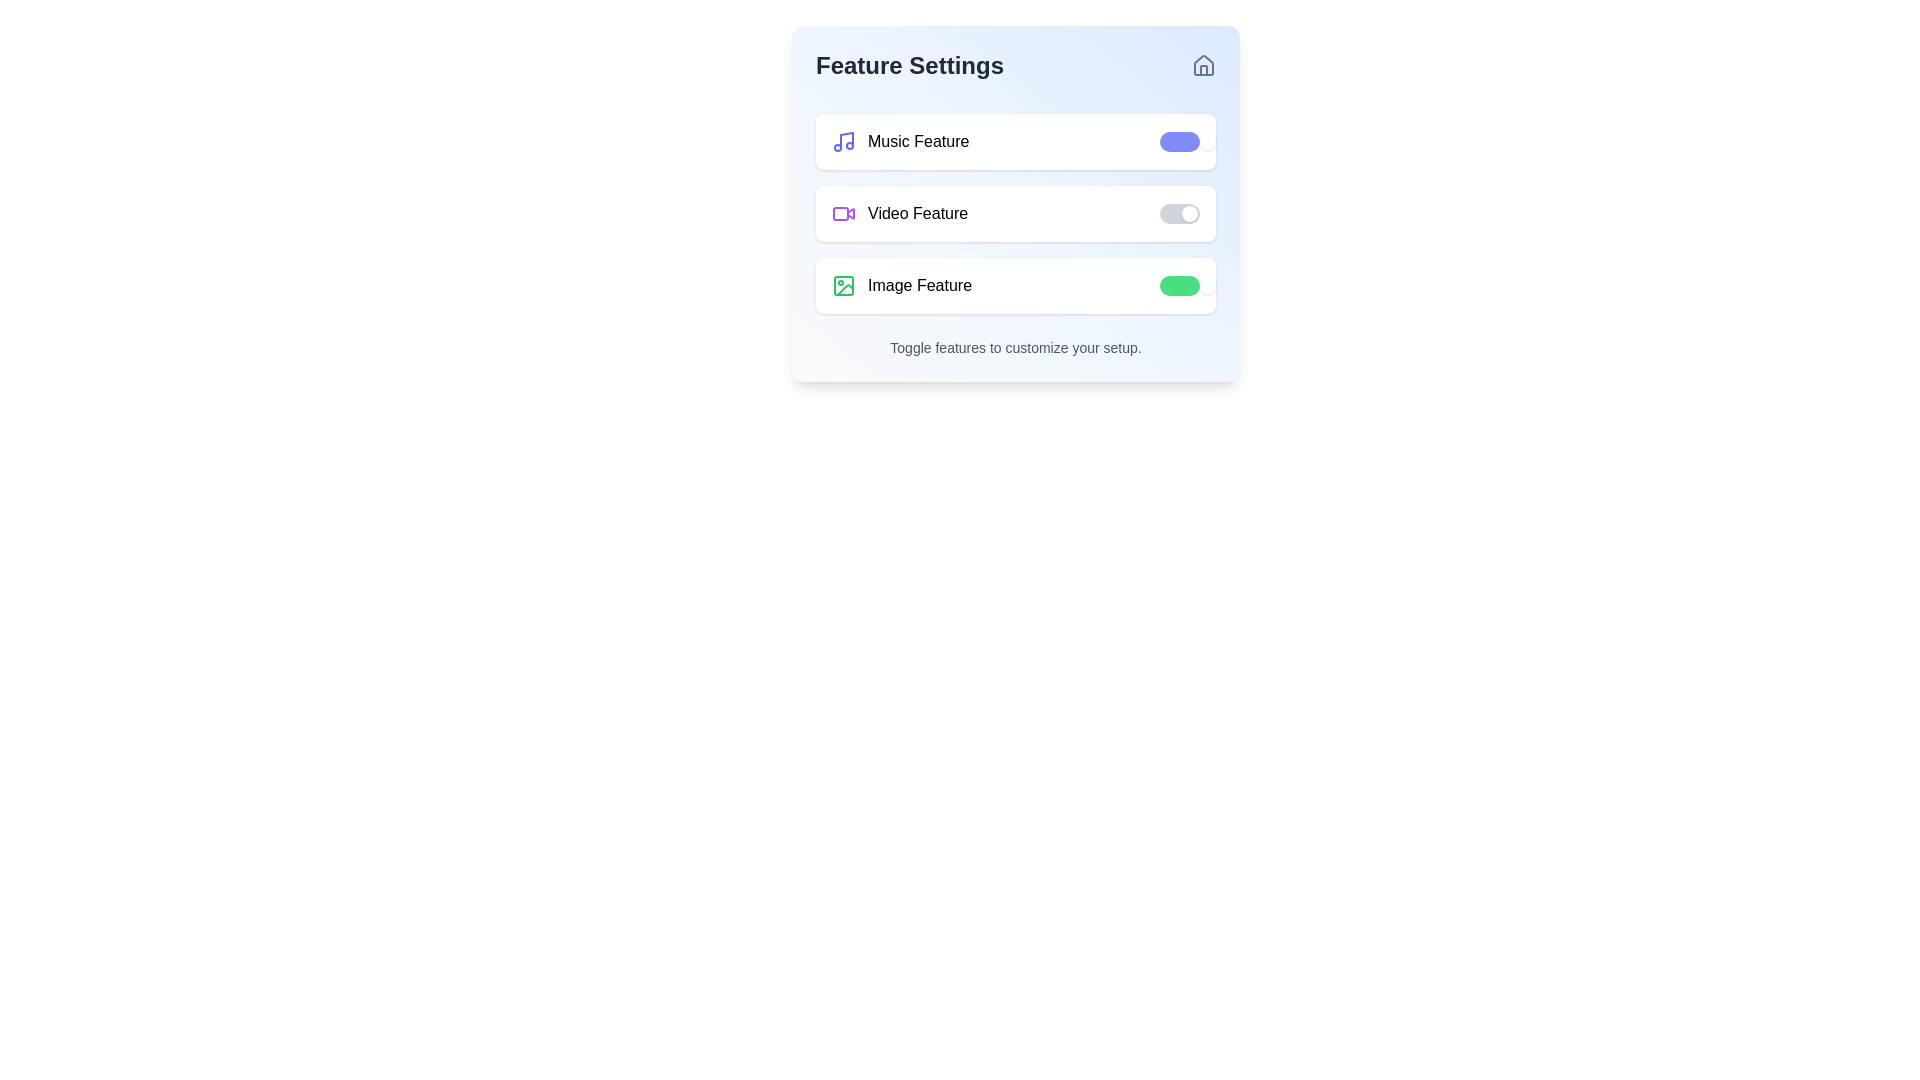 The height and width of the screenshot is (1080, 1920). What do you see at coordinates (919, 285) in the screenshot?
I see `the 'Image Feature' text label` at bounding box center [919, 285].